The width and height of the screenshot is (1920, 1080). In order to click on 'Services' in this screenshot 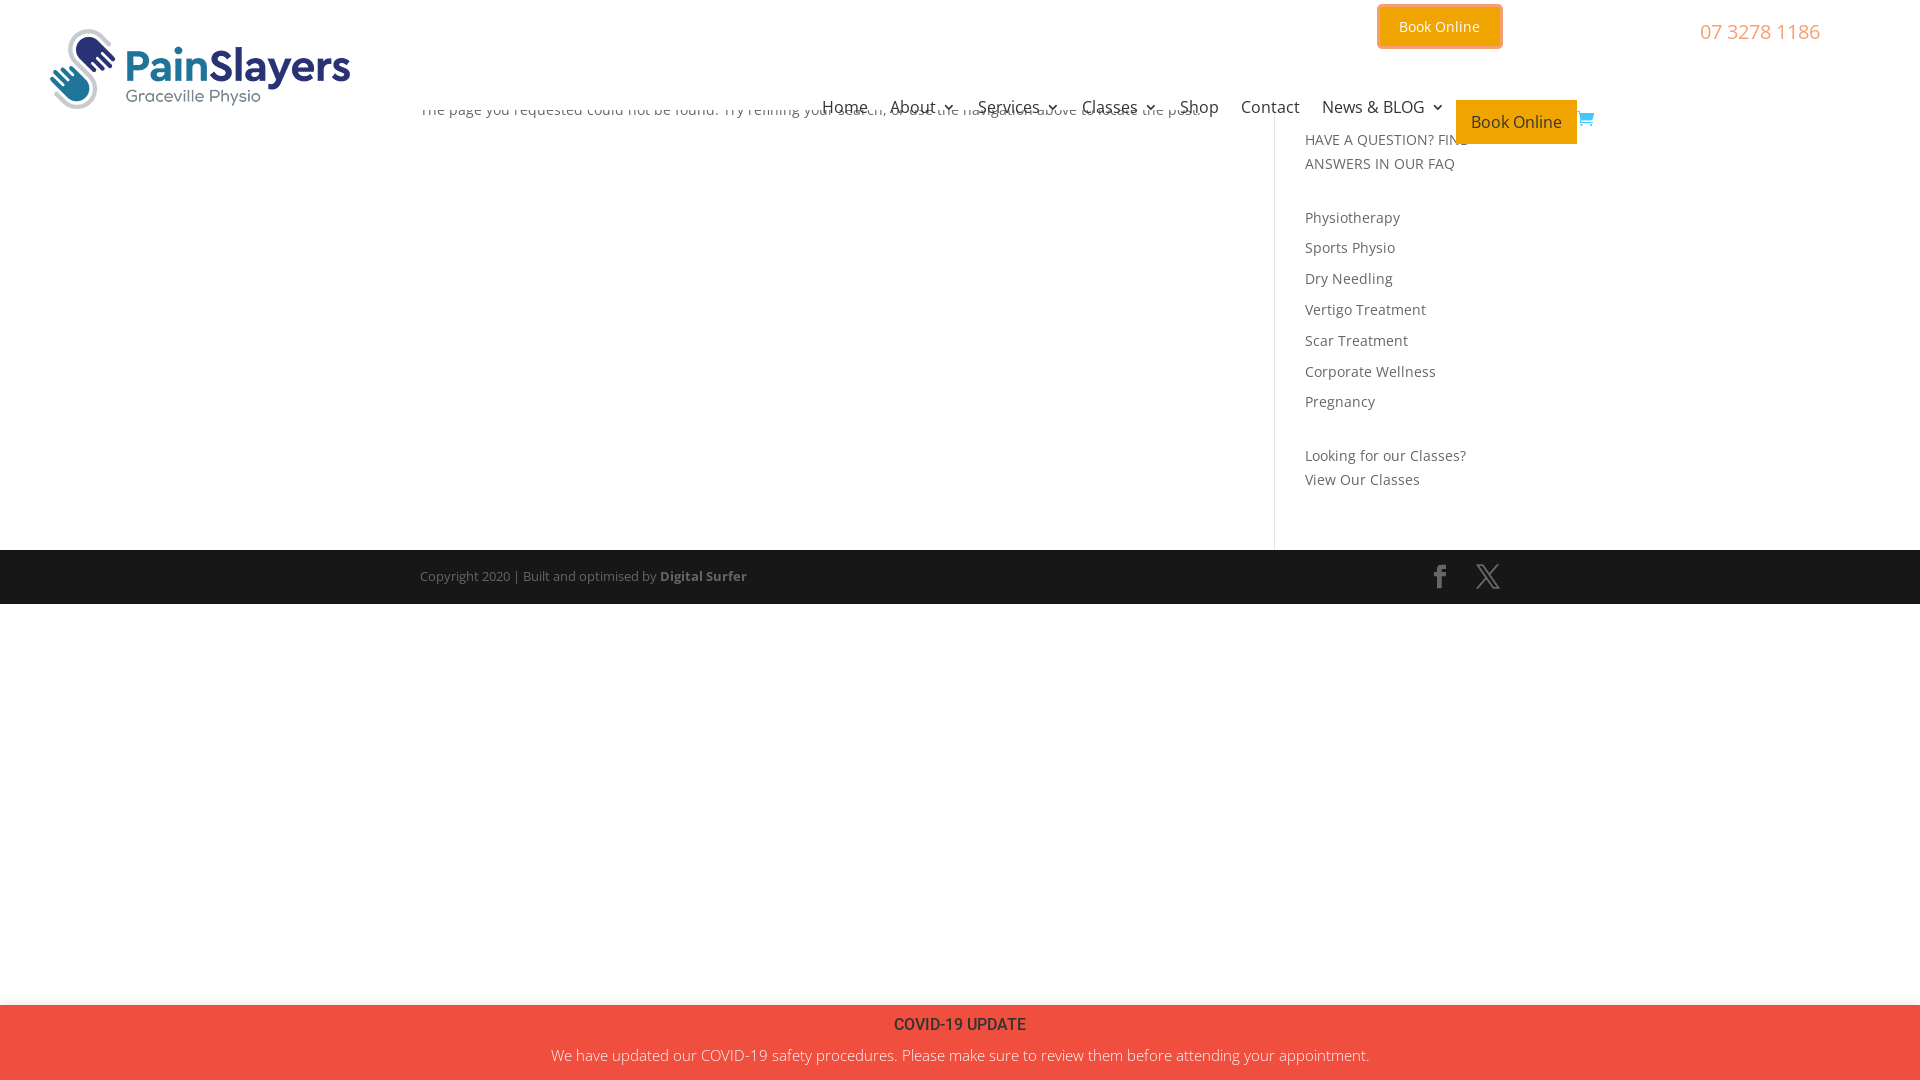, I will do `click(1018, 122)`.